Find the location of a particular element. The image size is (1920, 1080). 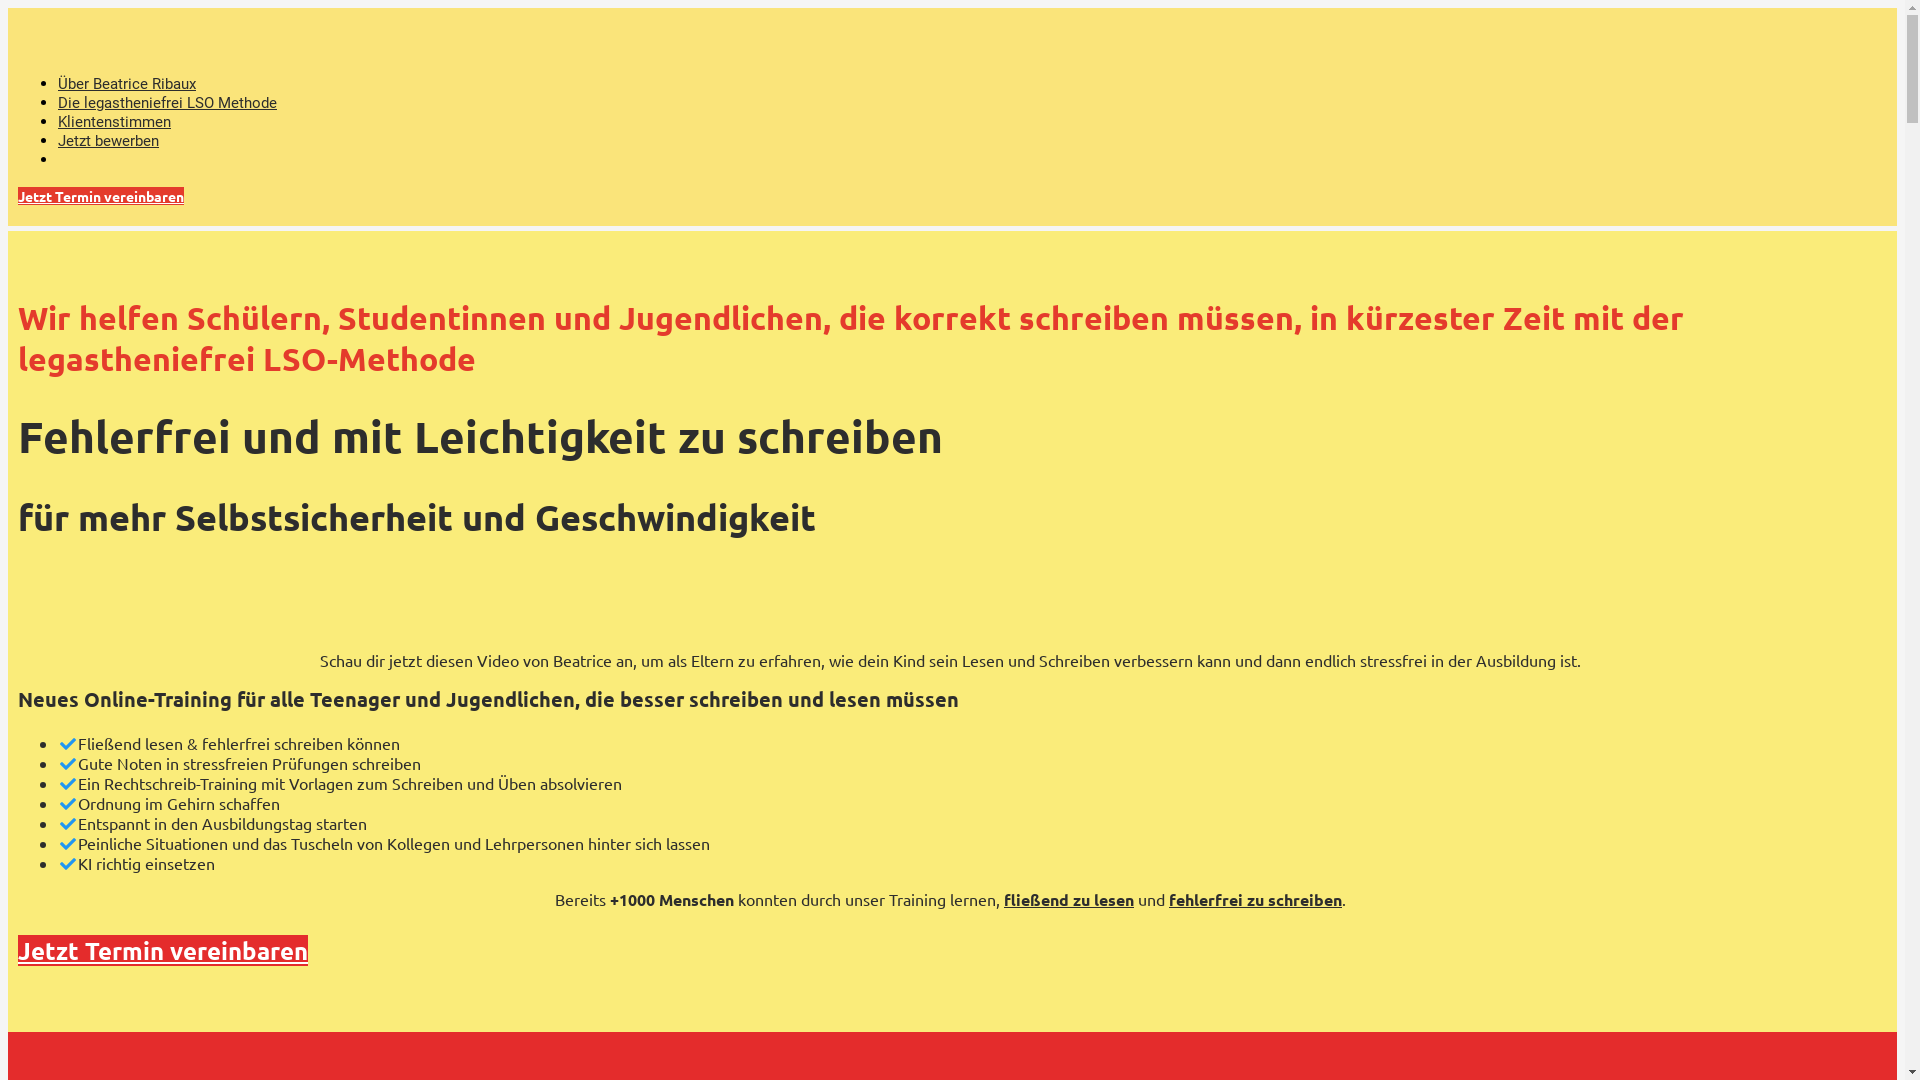

'Jetzt Termin vereinbaren' is located at coordinates (163, 949).